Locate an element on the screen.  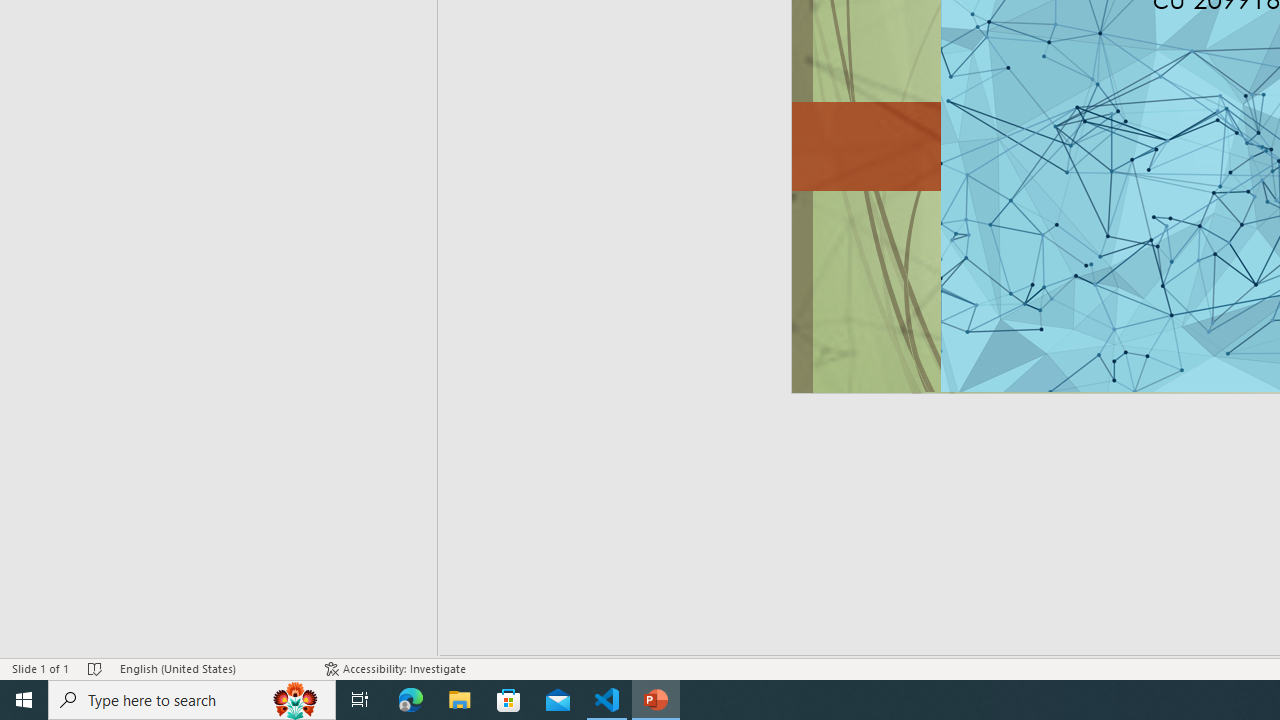
'Visual Studio Code - 1 running window' is located at coordinates (606, 698).